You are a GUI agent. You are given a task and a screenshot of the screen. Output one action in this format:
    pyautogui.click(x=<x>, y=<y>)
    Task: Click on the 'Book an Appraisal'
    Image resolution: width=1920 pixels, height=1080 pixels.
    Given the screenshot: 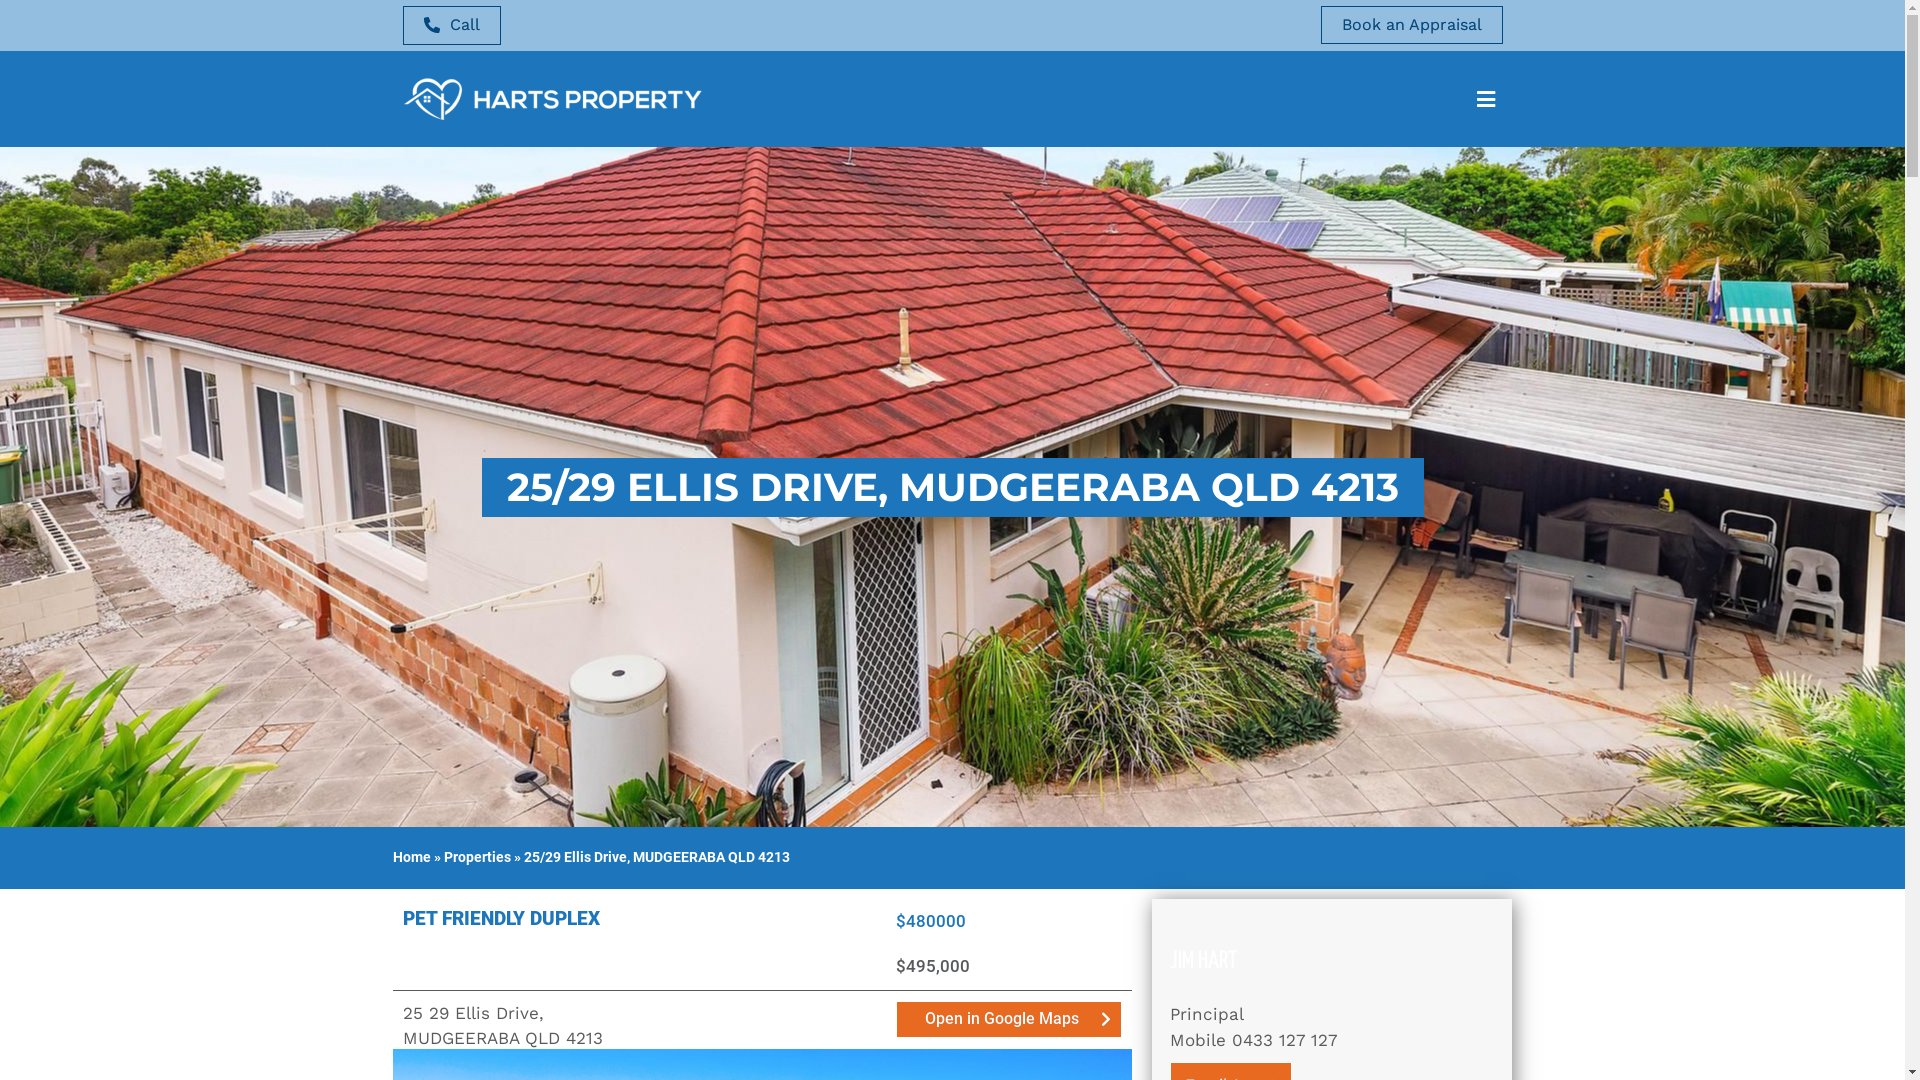 What is the action you would take?
    pyautogui.click(x=1410, y=24)
    